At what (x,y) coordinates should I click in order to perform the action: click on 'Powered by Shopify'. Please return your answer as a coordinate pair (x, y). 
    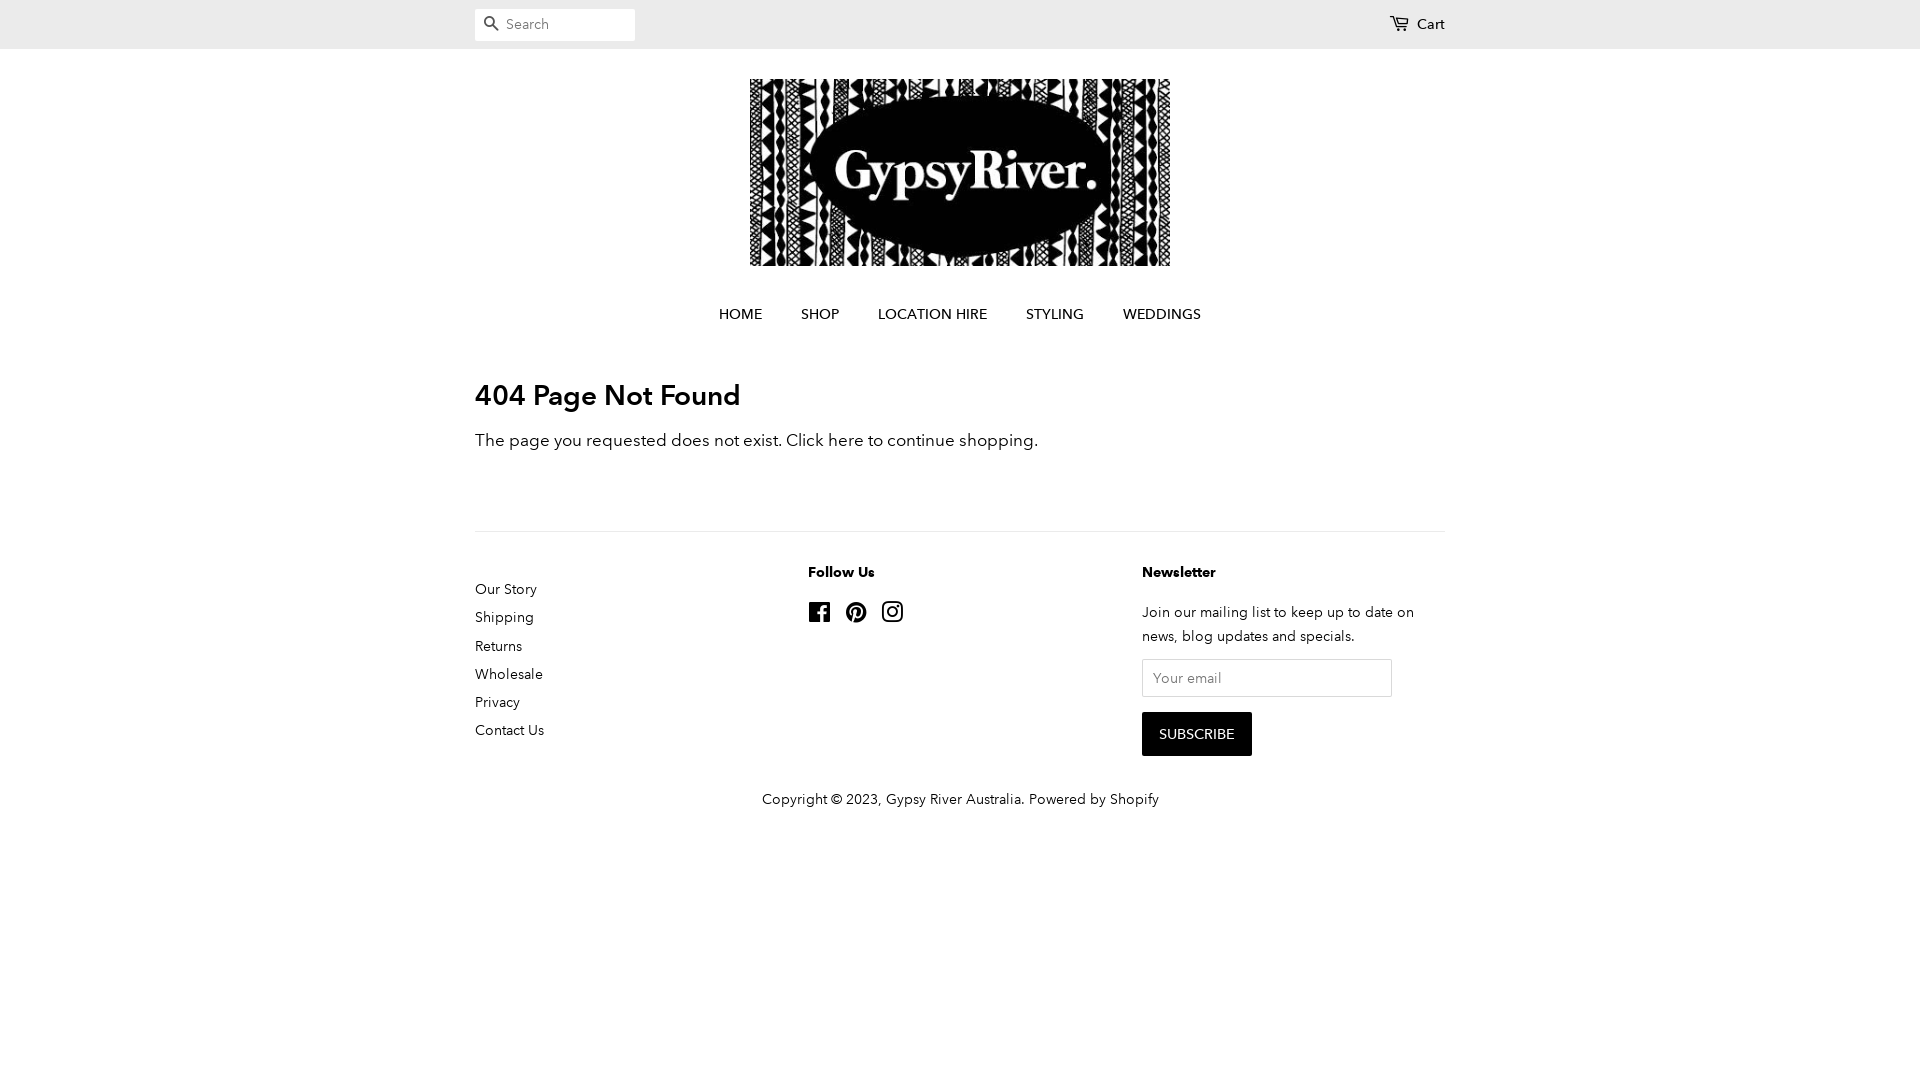
    Looking at the image, I should click on (1092, 797).